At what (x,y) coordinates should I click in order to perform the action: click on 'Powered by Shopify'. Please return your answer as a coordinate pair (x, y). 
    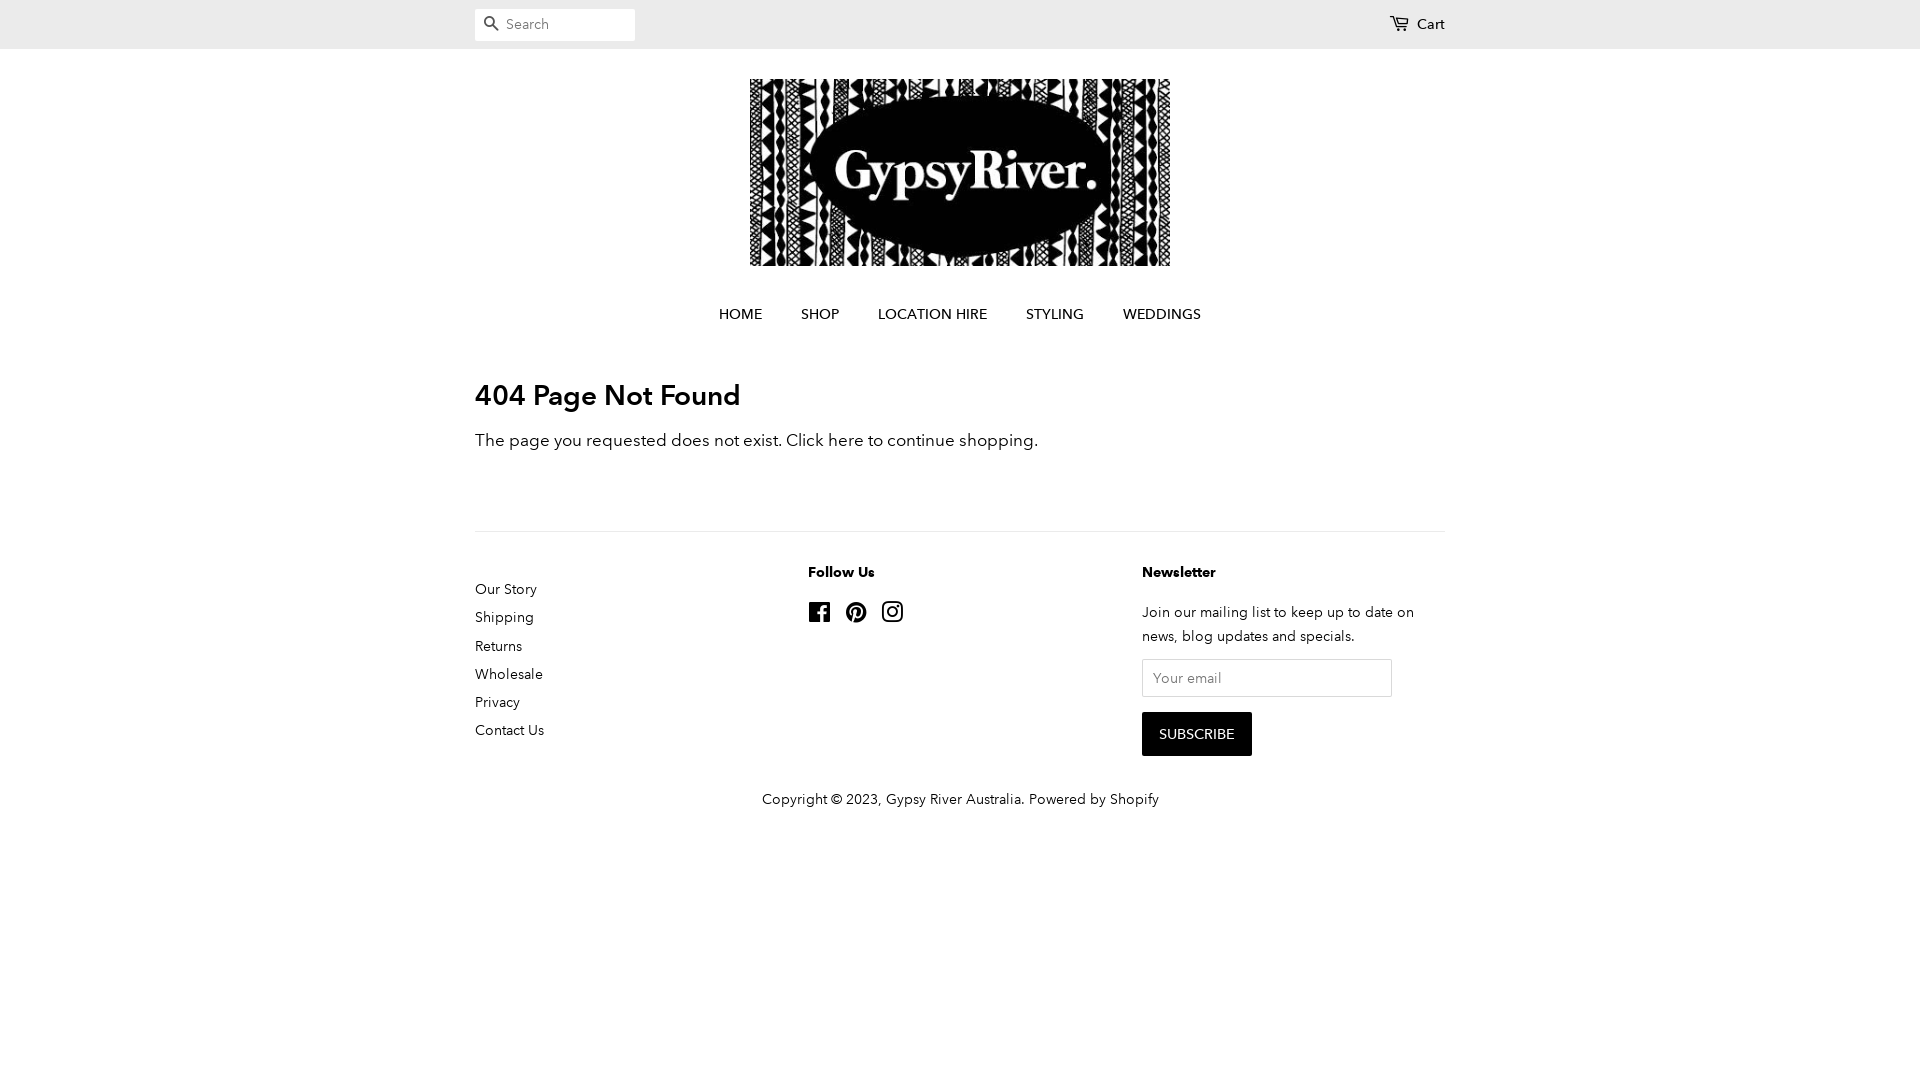
    Looking at the image, I should click on (1092, 797).